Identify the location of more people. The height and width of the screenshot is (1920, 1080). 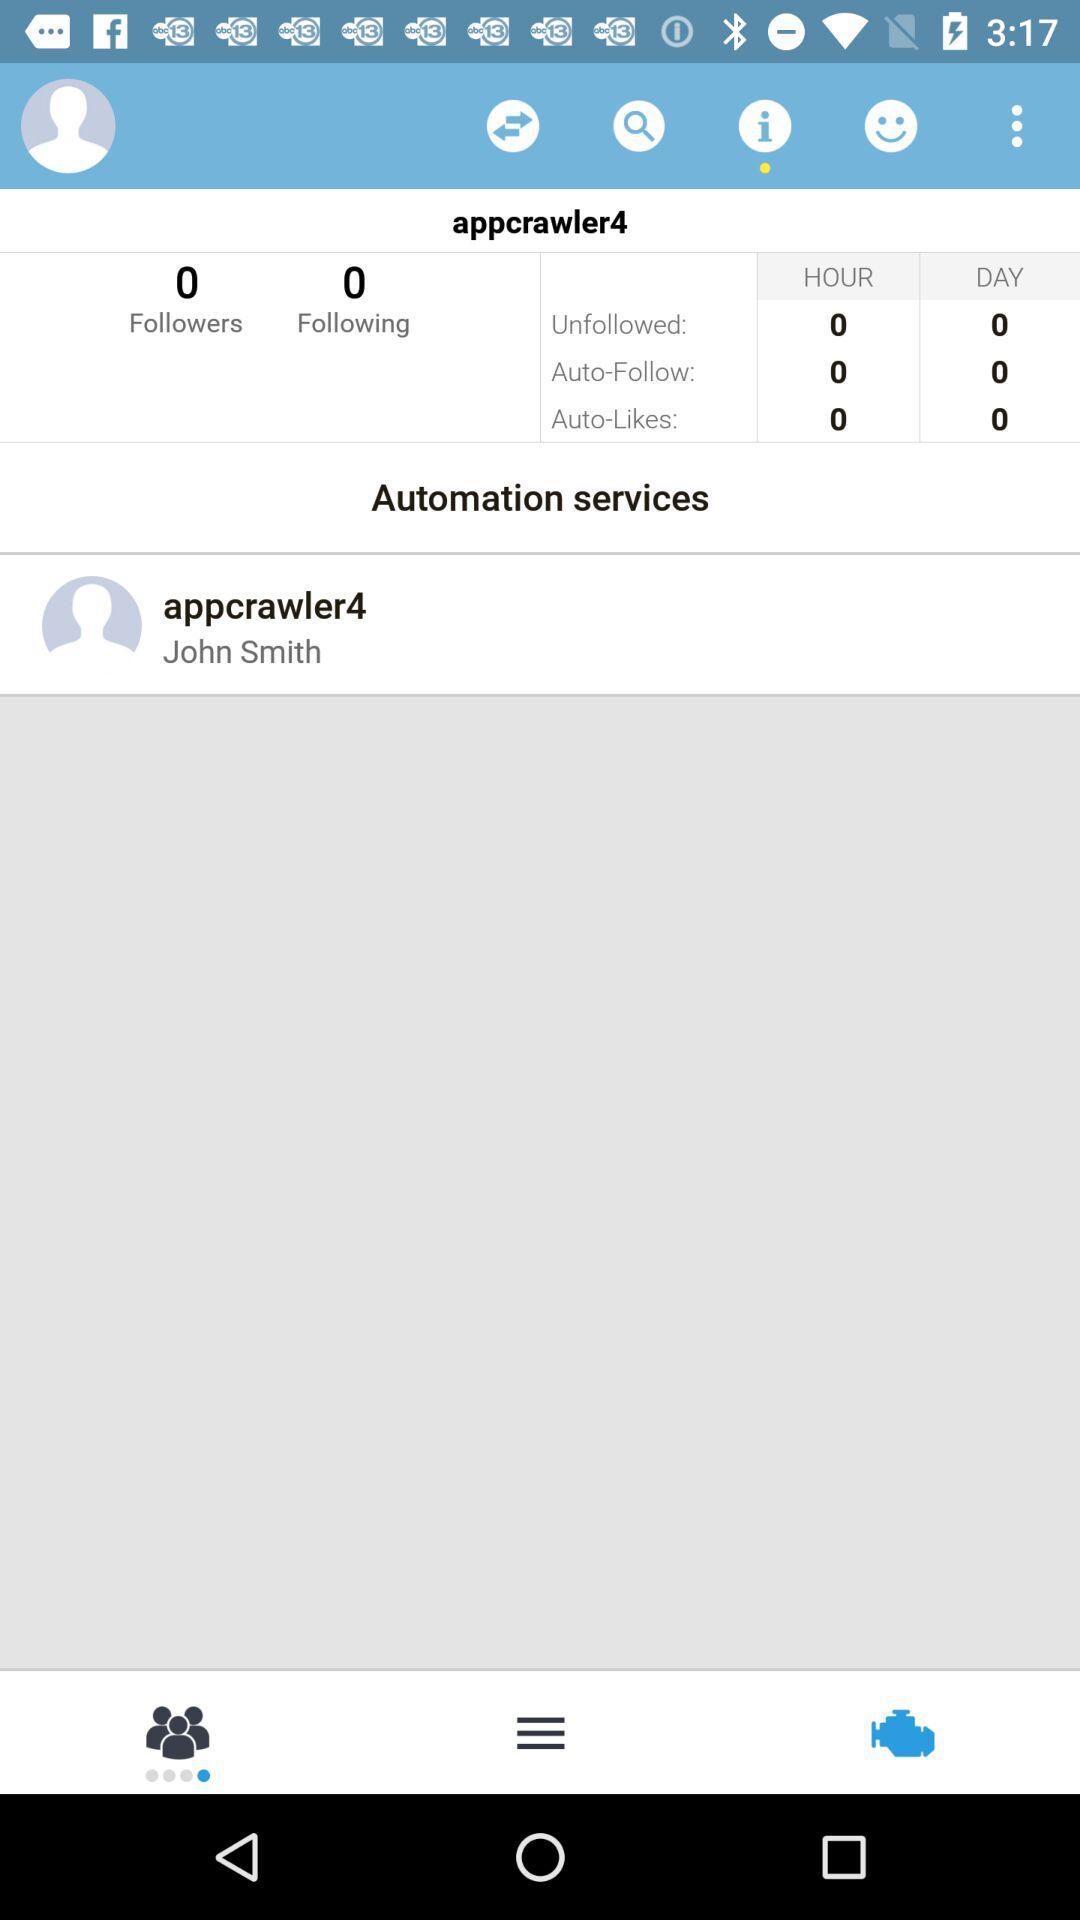
(178, 1730).